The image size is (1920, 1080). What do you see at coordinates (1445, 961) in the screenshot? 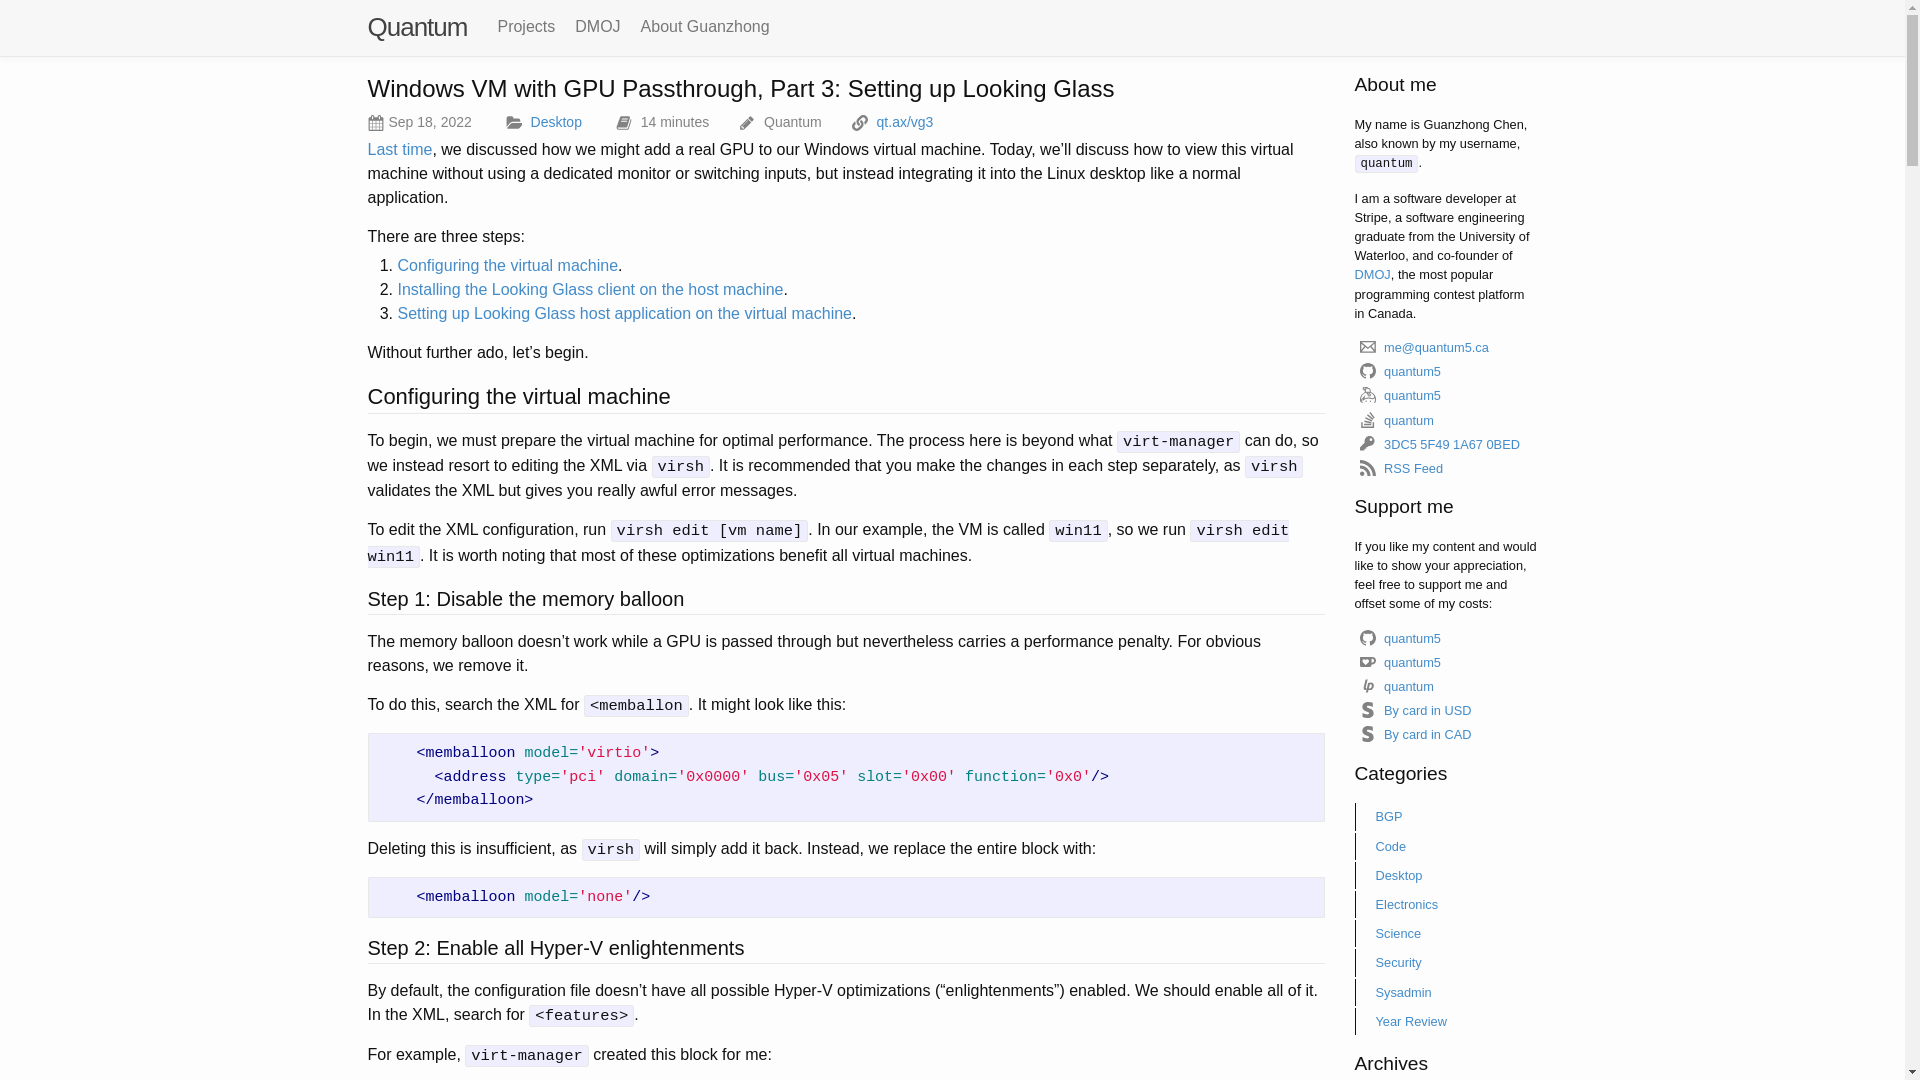
I see `'Security'` at bounding box center [1445, 961].